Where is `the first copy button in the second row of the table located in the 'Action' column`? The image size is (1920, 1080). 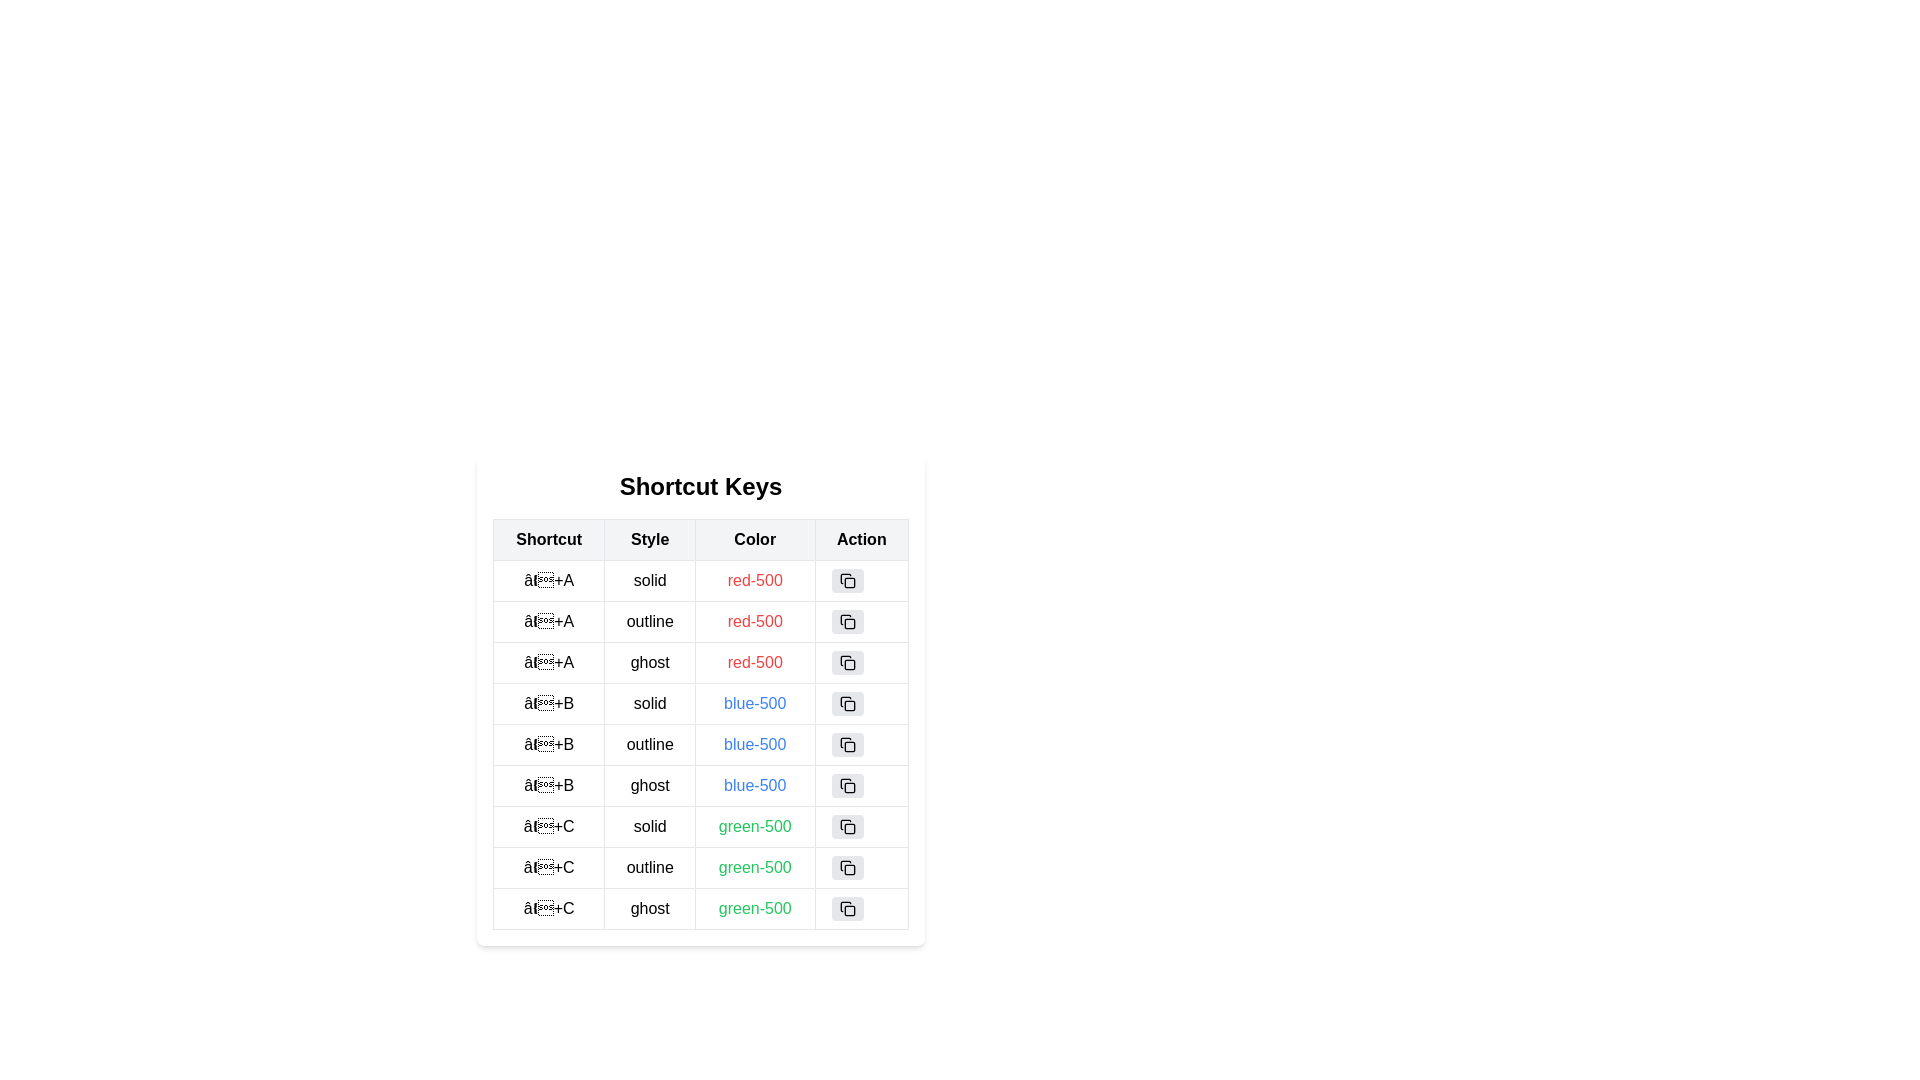
the first copy button in the second row of the table located in the 'Action' column is located at coordinates (847, 620).